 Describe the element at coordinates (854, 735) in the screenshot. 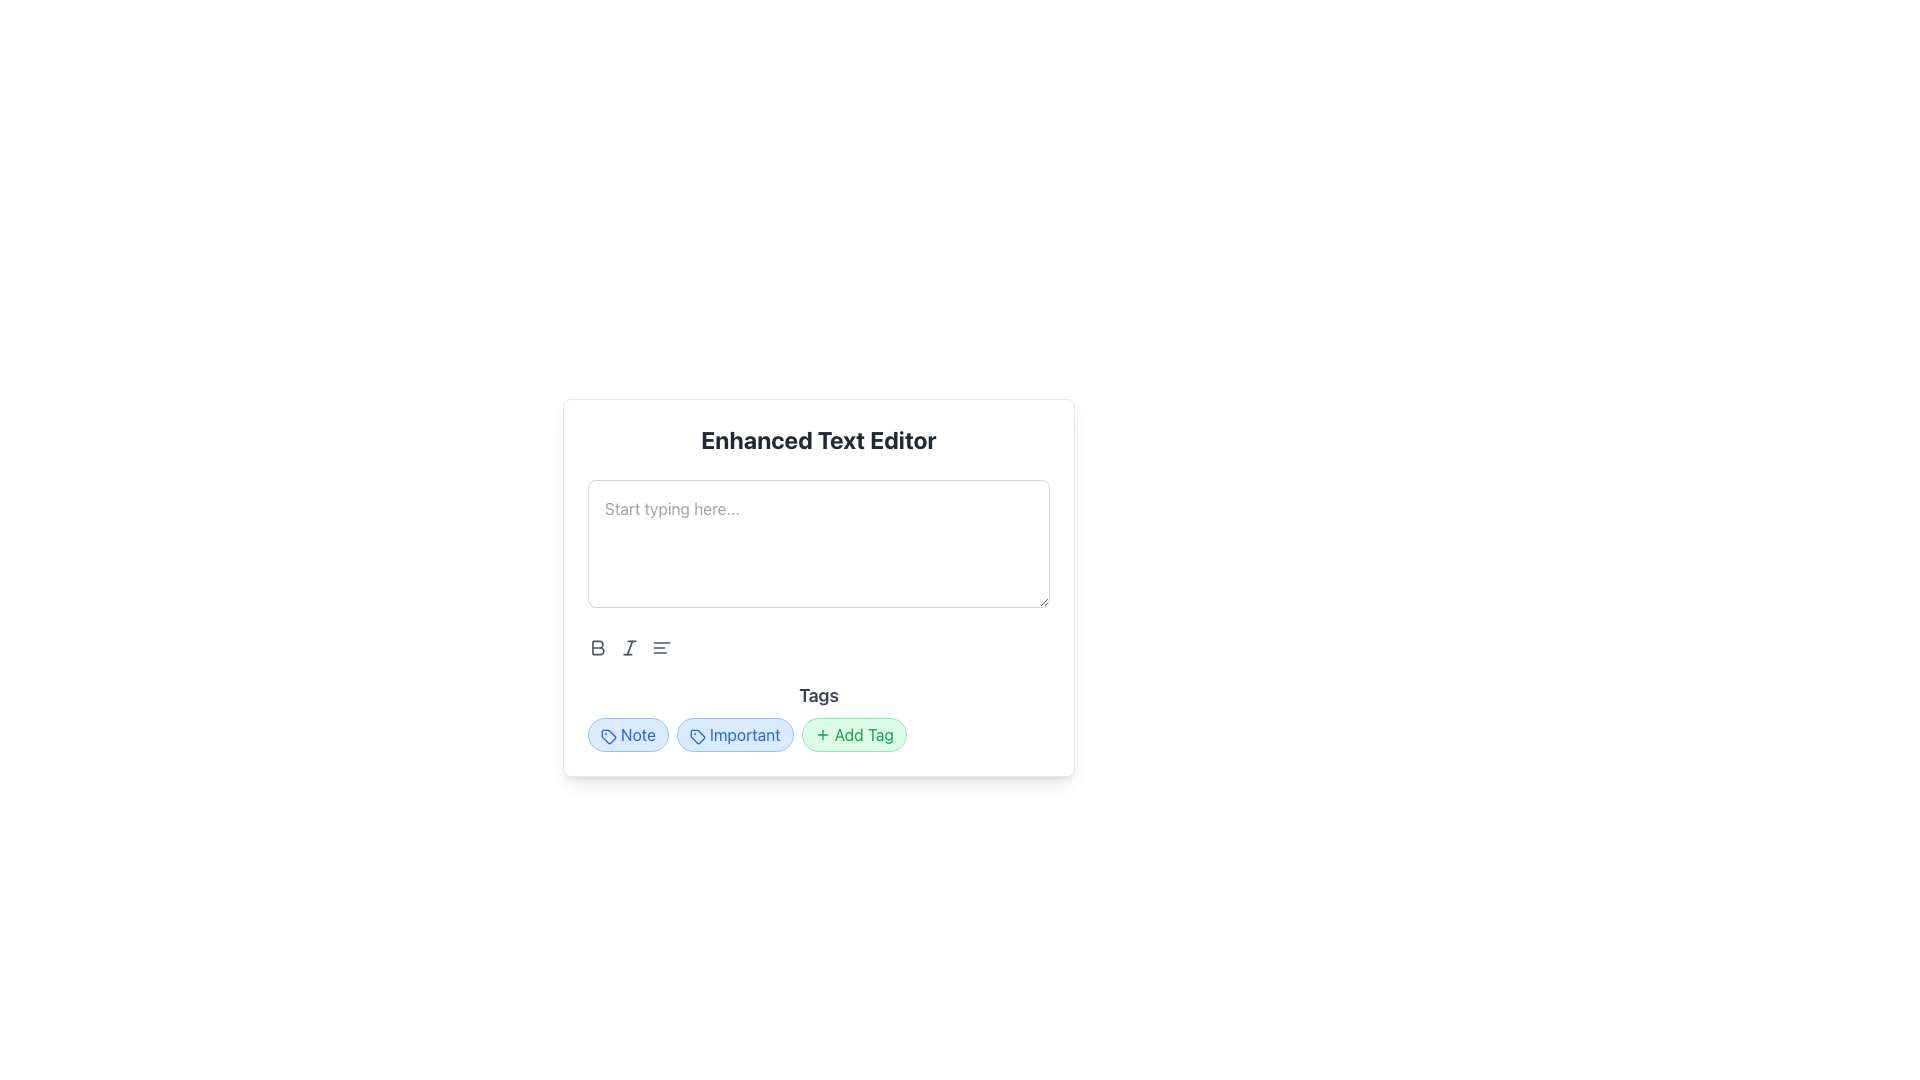

I see `the 'Add Tag' button, which is a rounded rectangle with green styling and includes a green plus icon to the left of the bold text, positioned to the right of the 'Important' button under the 'Tags' label` at that location.